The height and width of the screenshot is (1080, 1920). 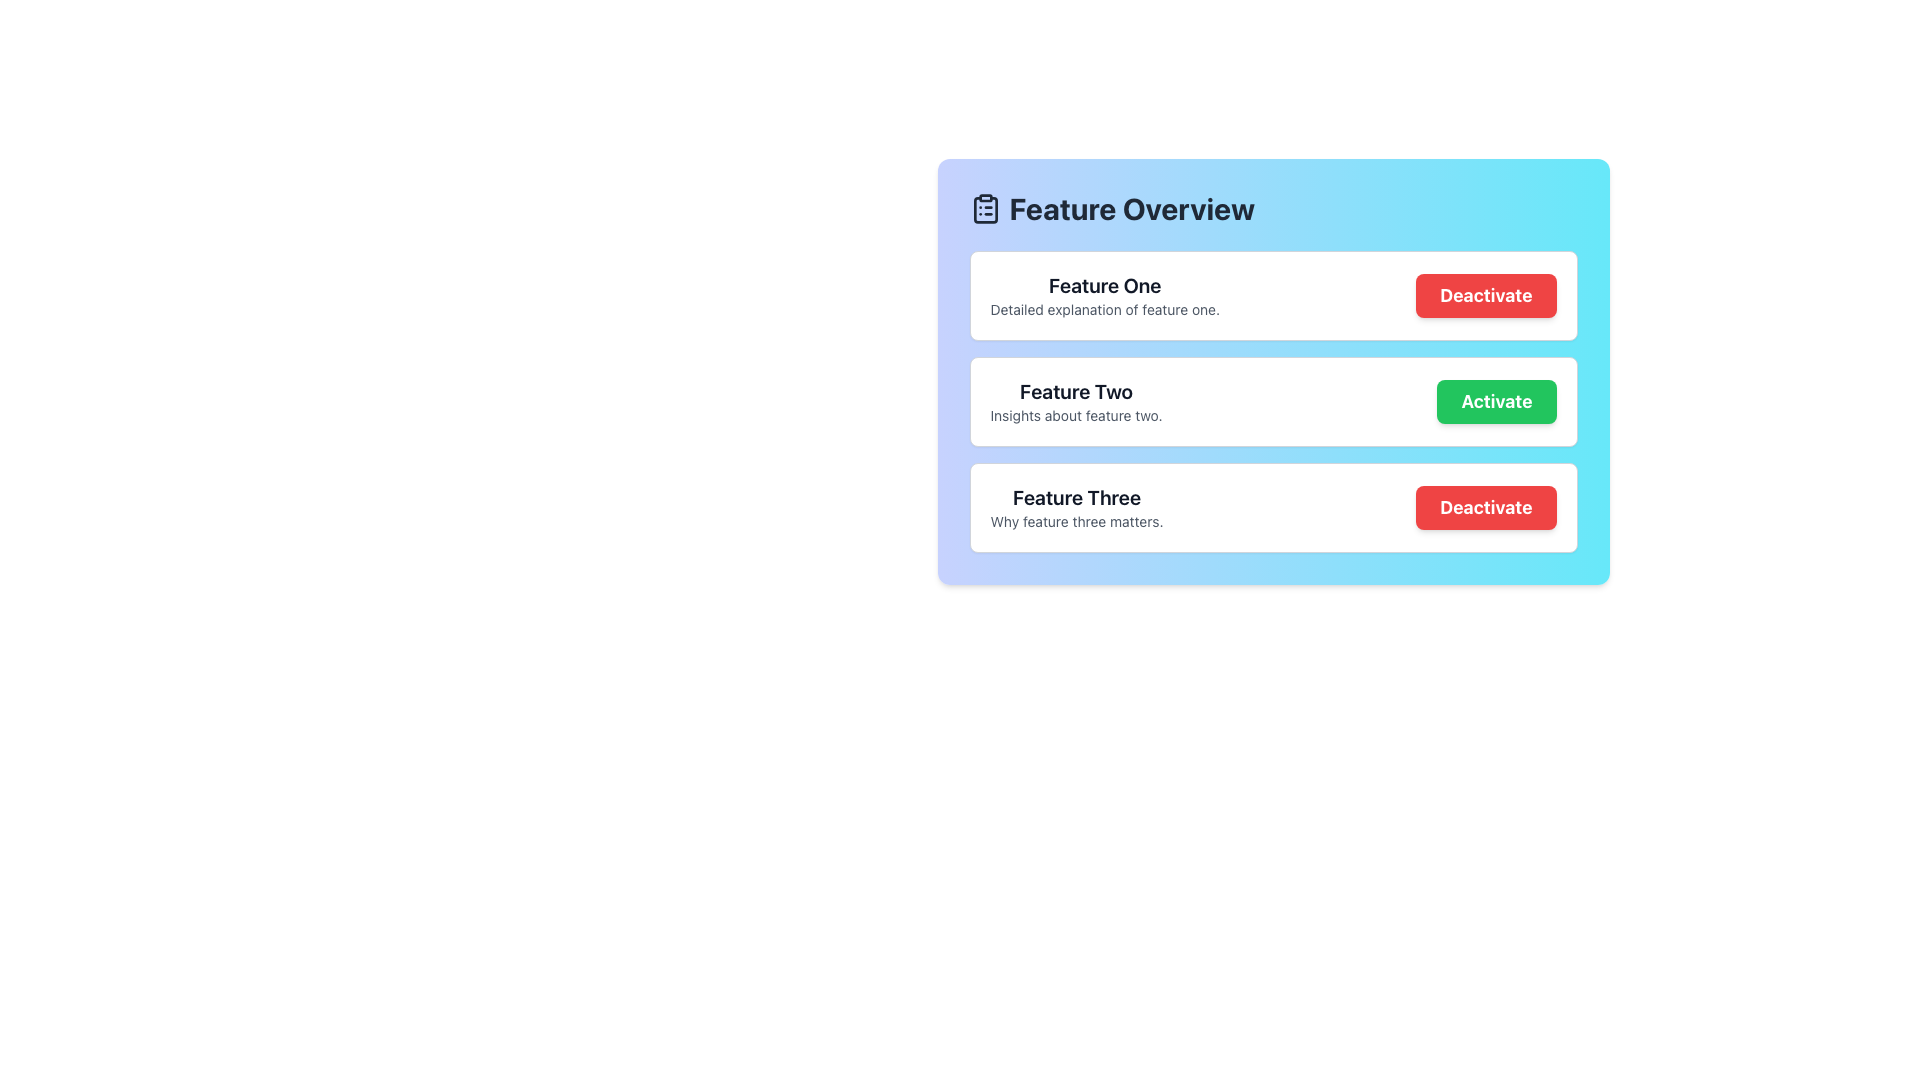 I want to click on text content labeled 'Feature Two' and its subtitle 'Insights about feature two.' which is located within a white background card in the second item of a vertically stacked list of feature descriptions, so click(x=1075, y=401).